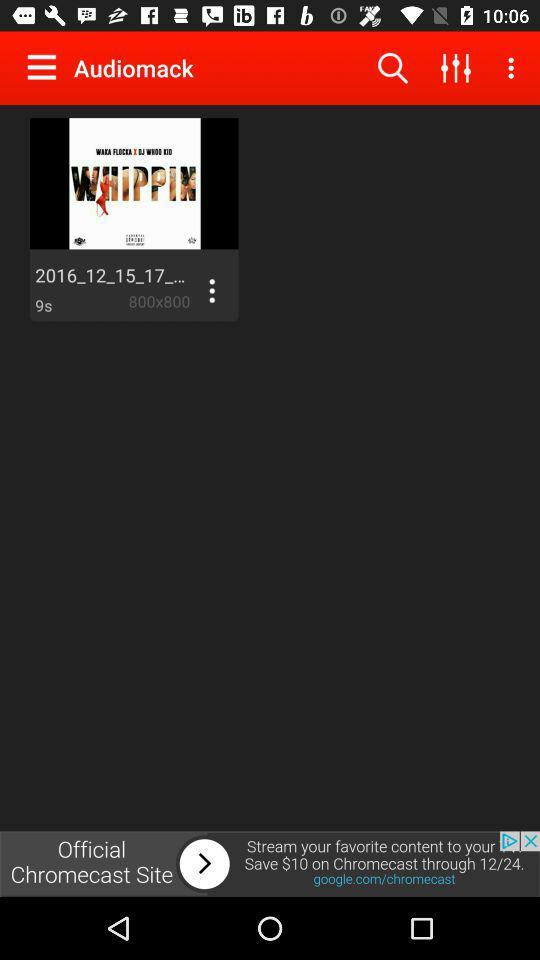 This screenshot has width=540, height=960. What do you see at coordinates (210, 289) in the screenshot?
I see `display options` at bounding box center [210, 289].